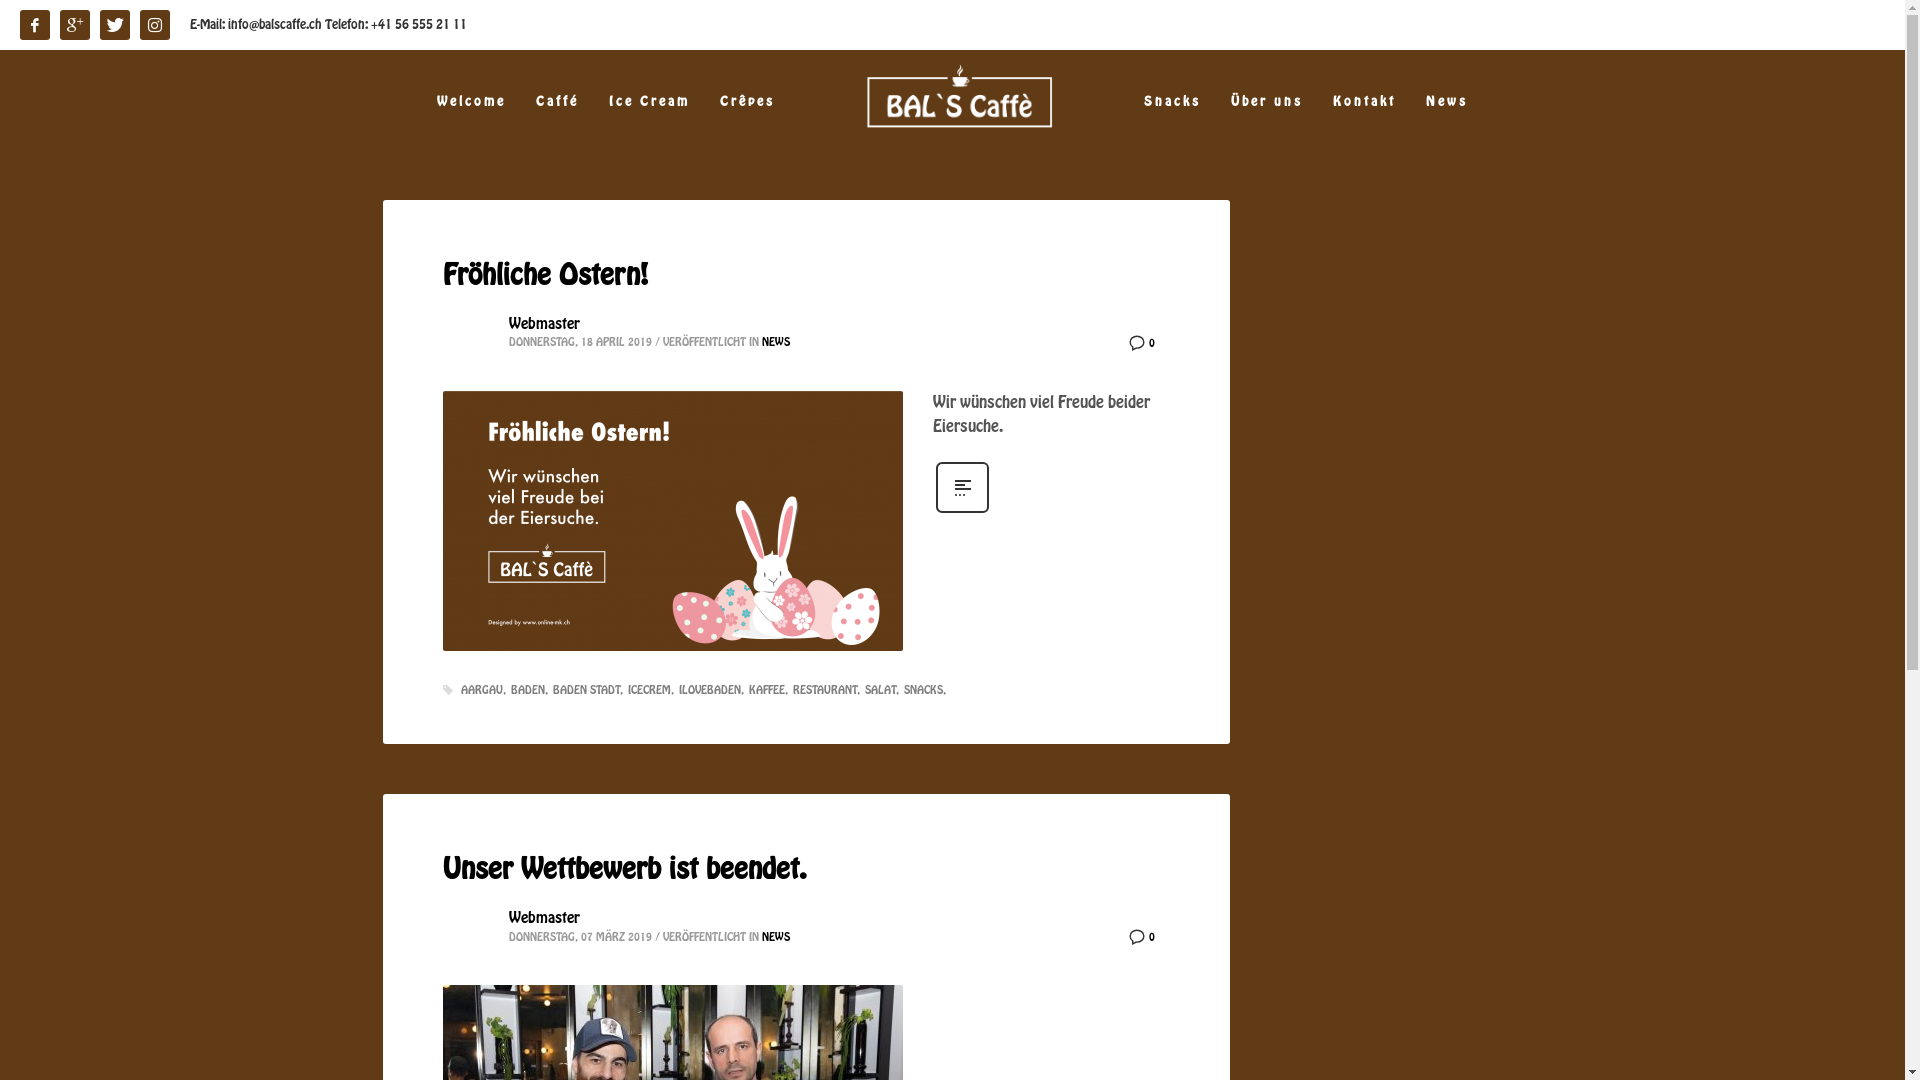  I want to click on 'Google', so click(75, 24).